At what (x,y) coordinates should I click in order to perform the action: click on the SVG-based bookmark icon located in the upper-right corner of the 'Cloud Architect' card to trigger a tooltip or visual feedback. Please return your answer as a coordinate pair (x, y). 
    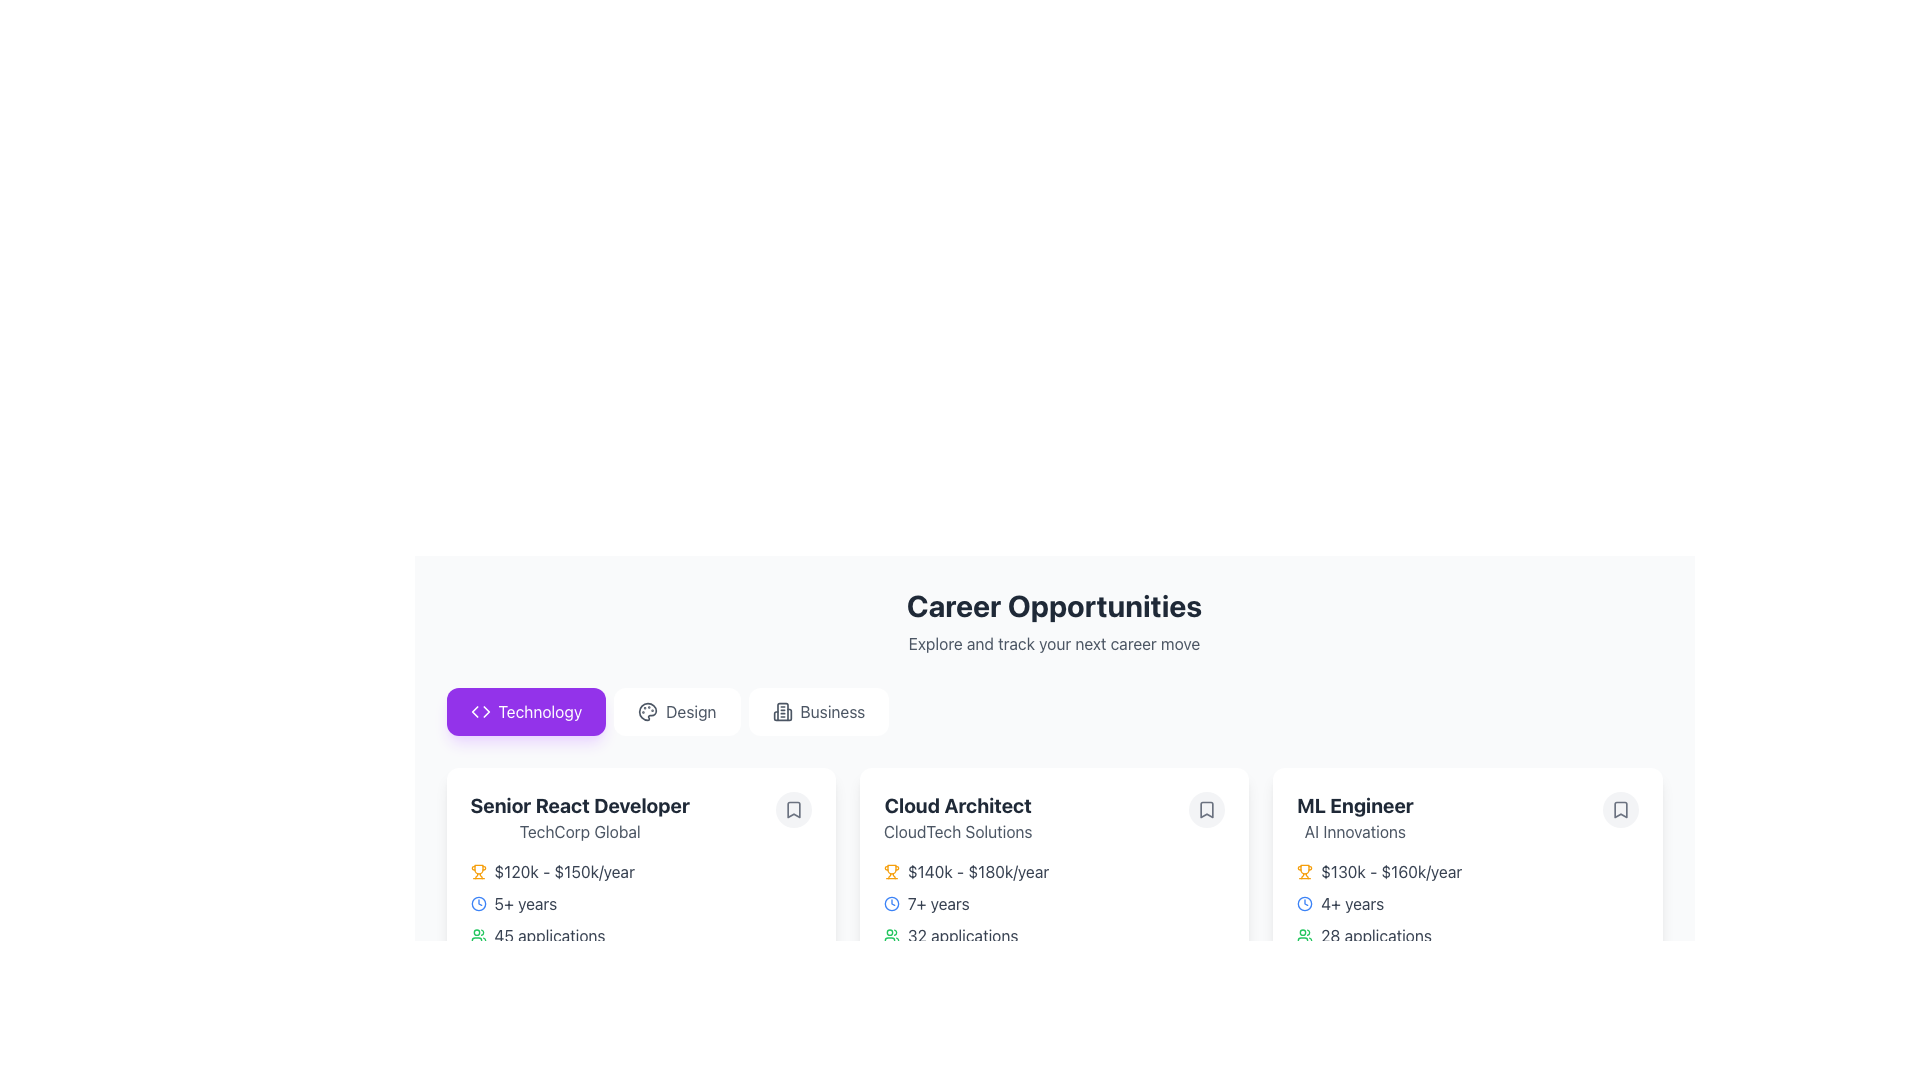
    Looking at the image, I should click on (1206, 810).